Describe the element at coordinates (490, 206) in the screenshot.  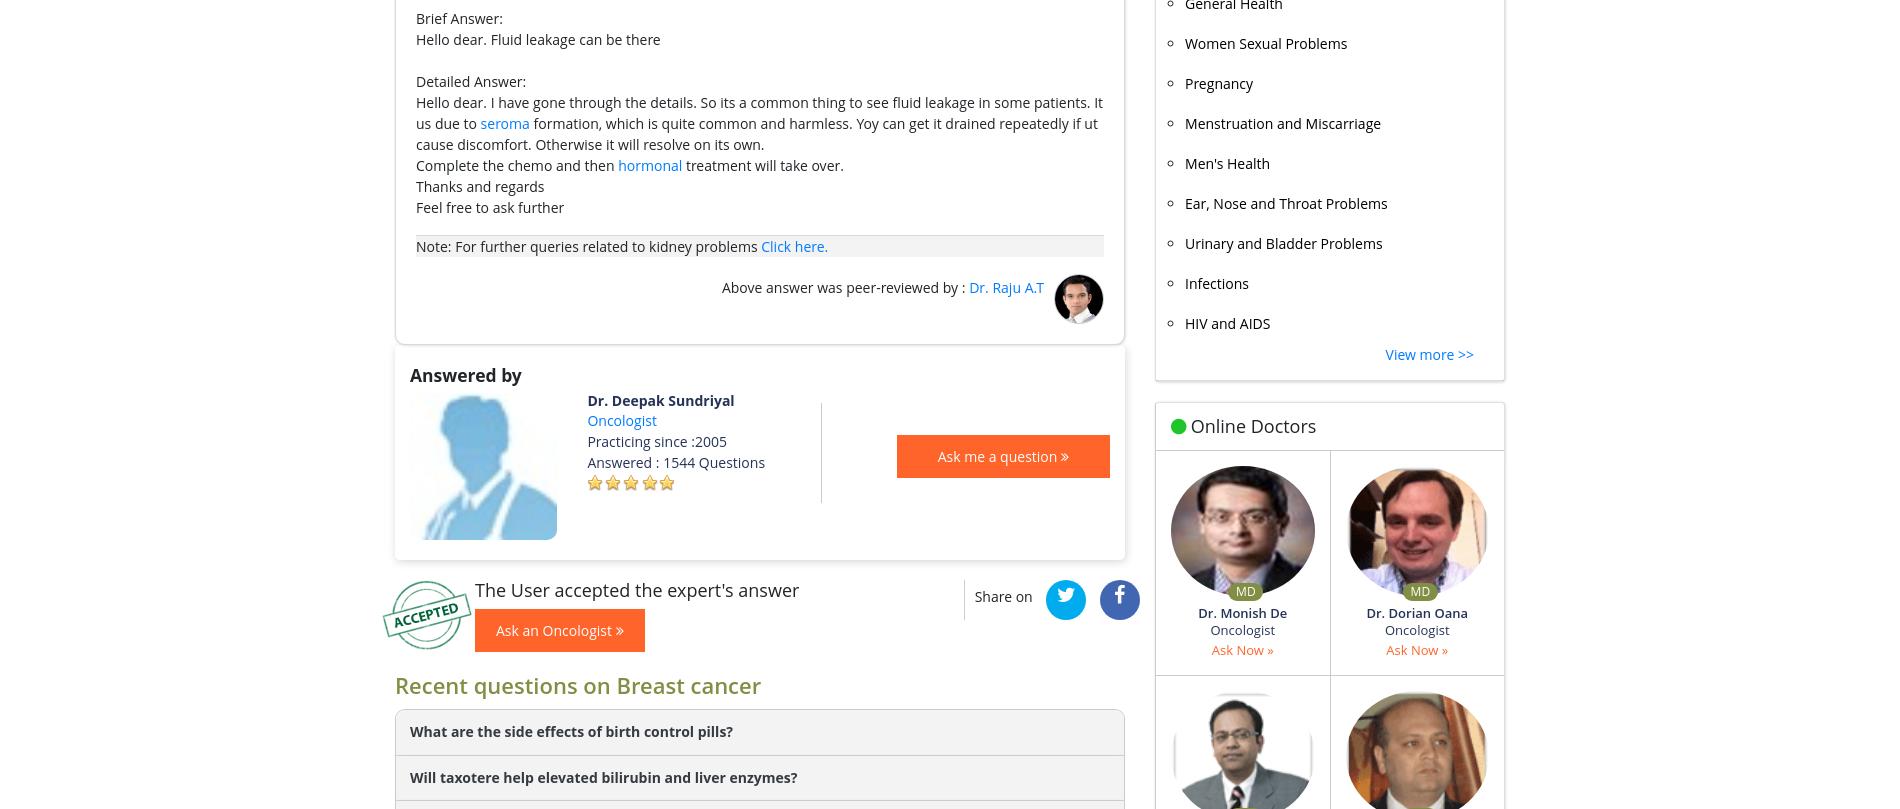
I see `'Feel free to ask further'` at that location.